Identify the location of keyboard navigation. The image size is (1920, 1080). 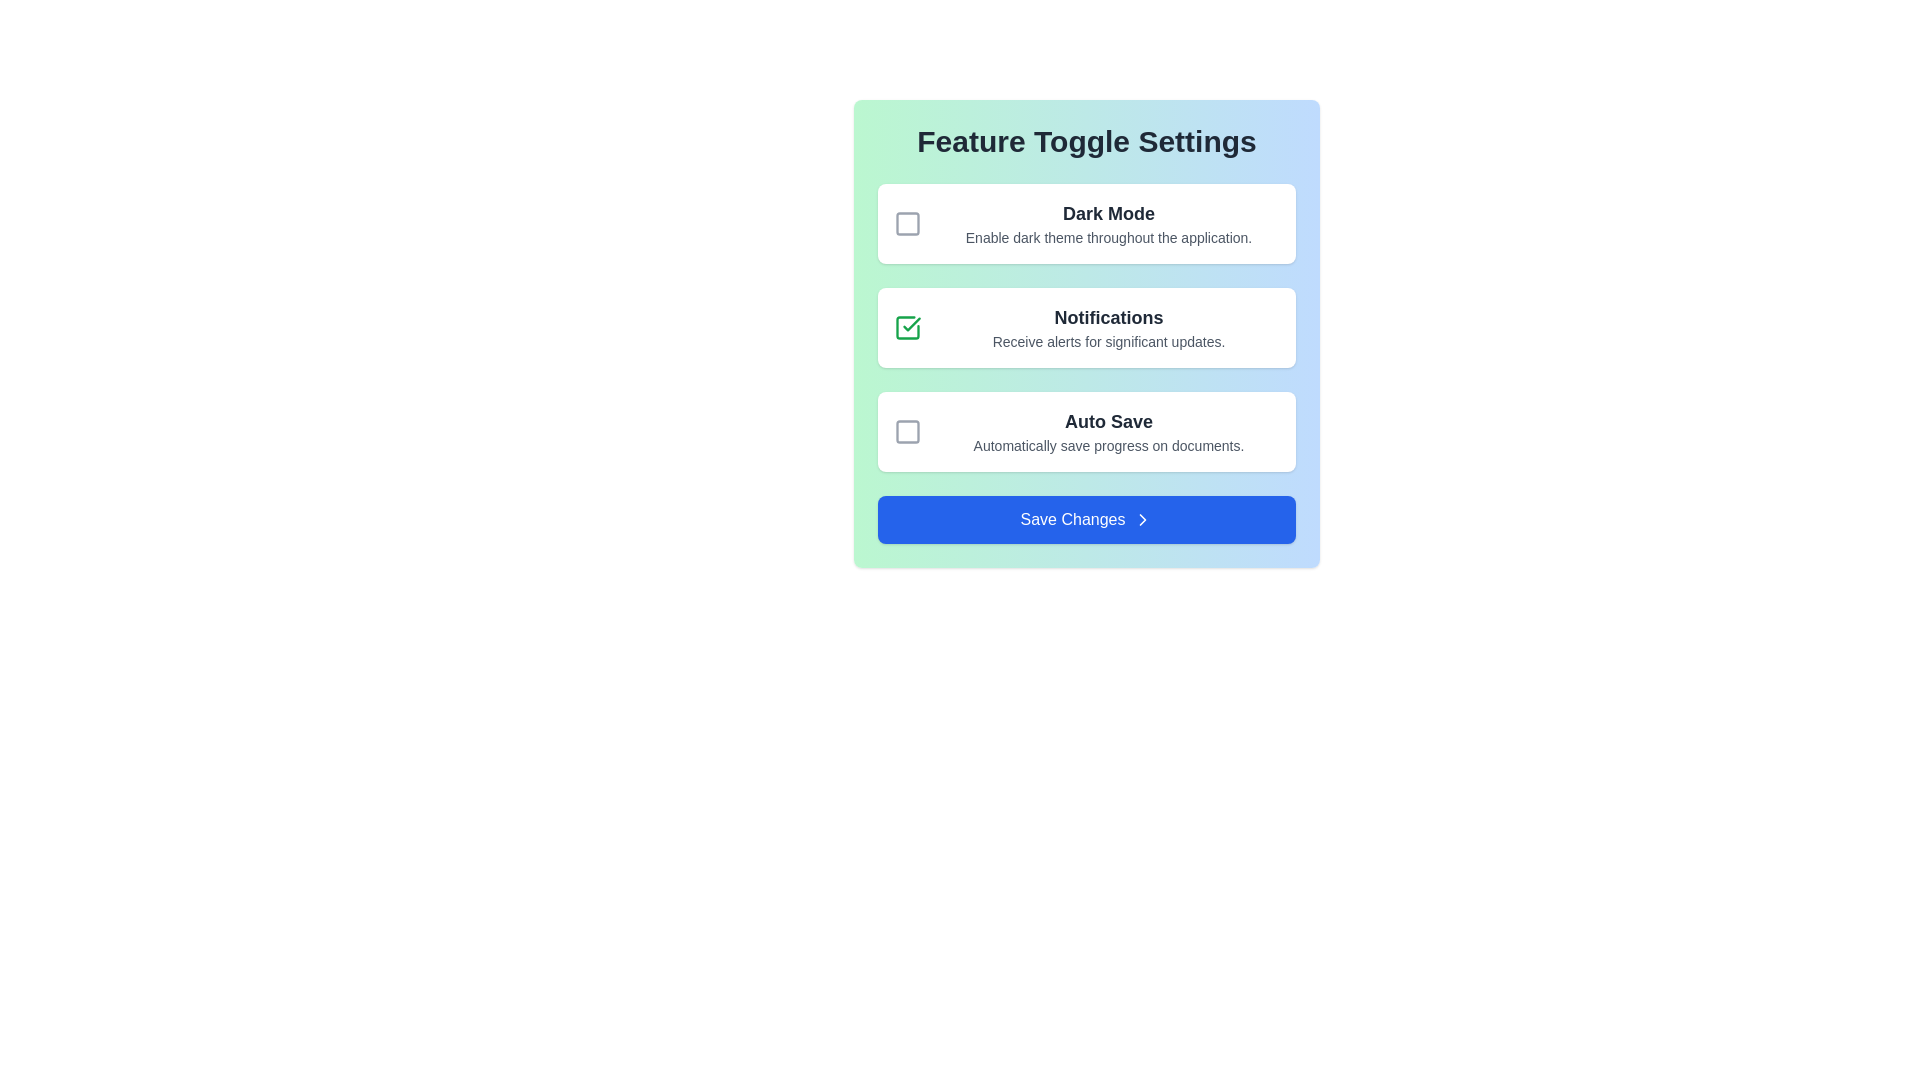
(906, 326).